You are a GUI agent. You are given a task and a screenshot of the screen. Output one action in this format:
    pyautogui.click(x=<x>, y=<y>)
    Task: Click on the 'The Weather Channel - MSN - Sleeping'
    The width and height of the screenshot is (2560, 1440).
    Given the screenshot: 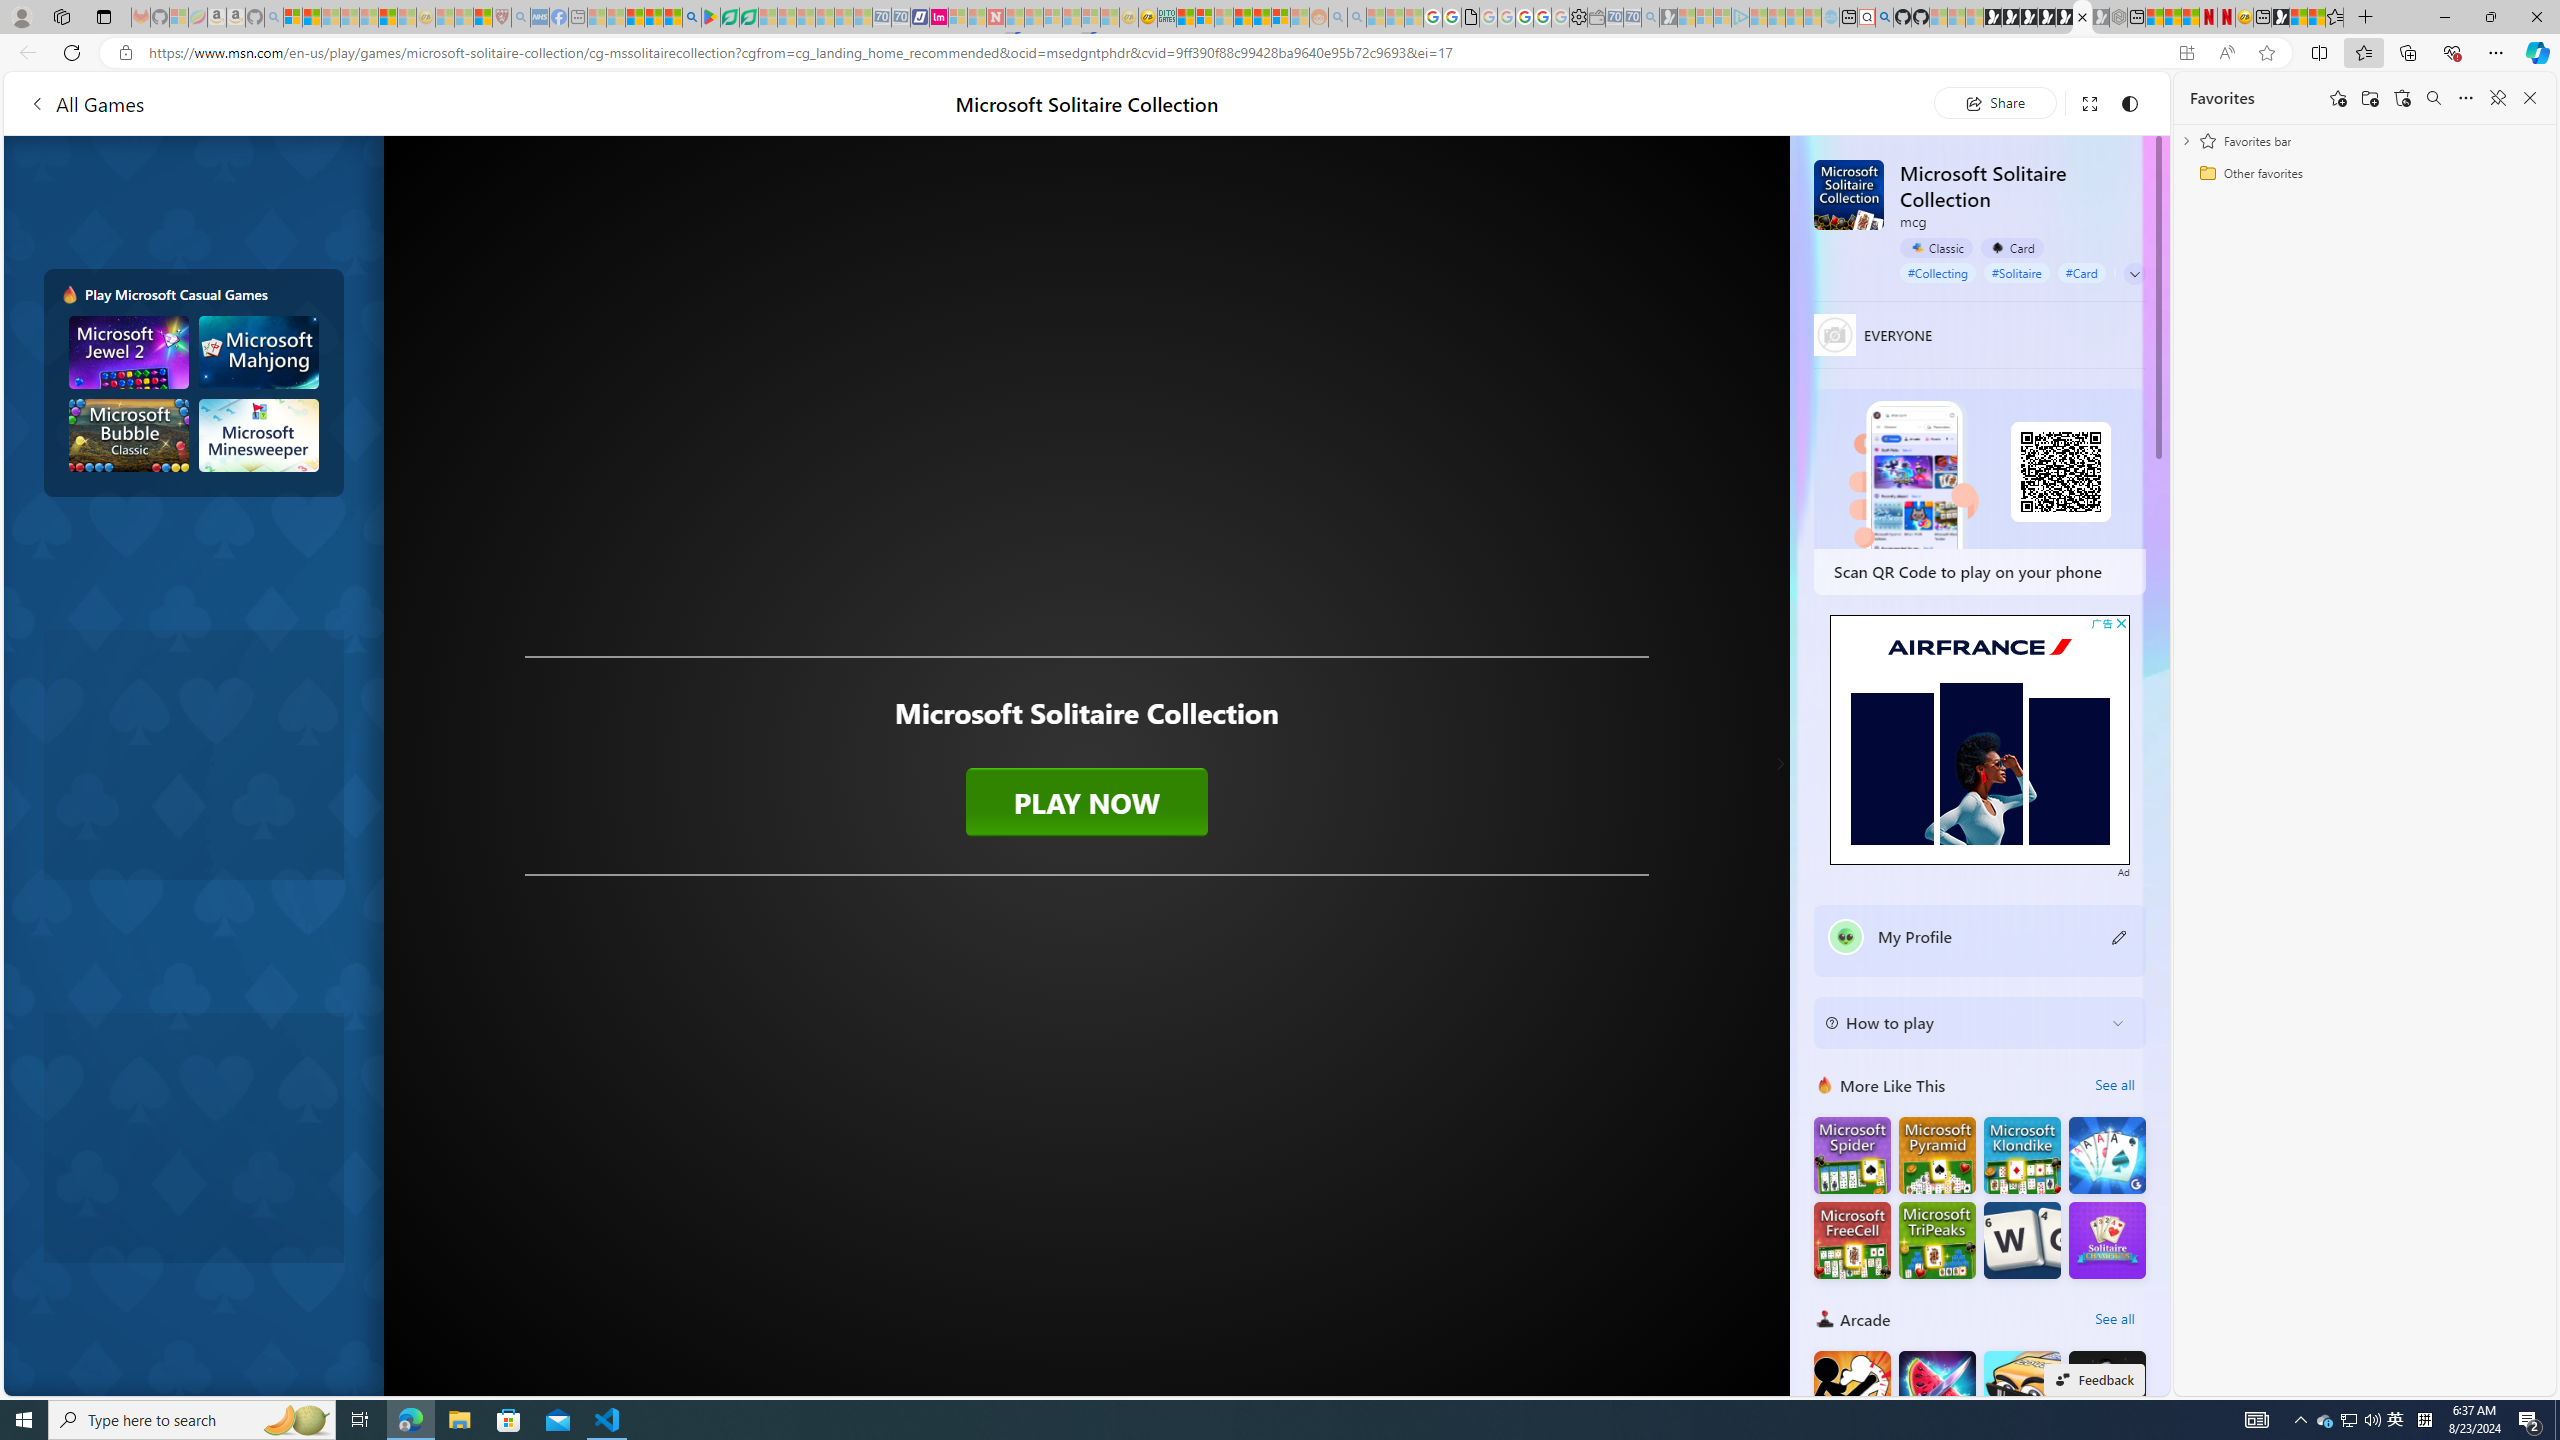 What is the action you would take?
    pyautogui.click(x=330, y=16)
    